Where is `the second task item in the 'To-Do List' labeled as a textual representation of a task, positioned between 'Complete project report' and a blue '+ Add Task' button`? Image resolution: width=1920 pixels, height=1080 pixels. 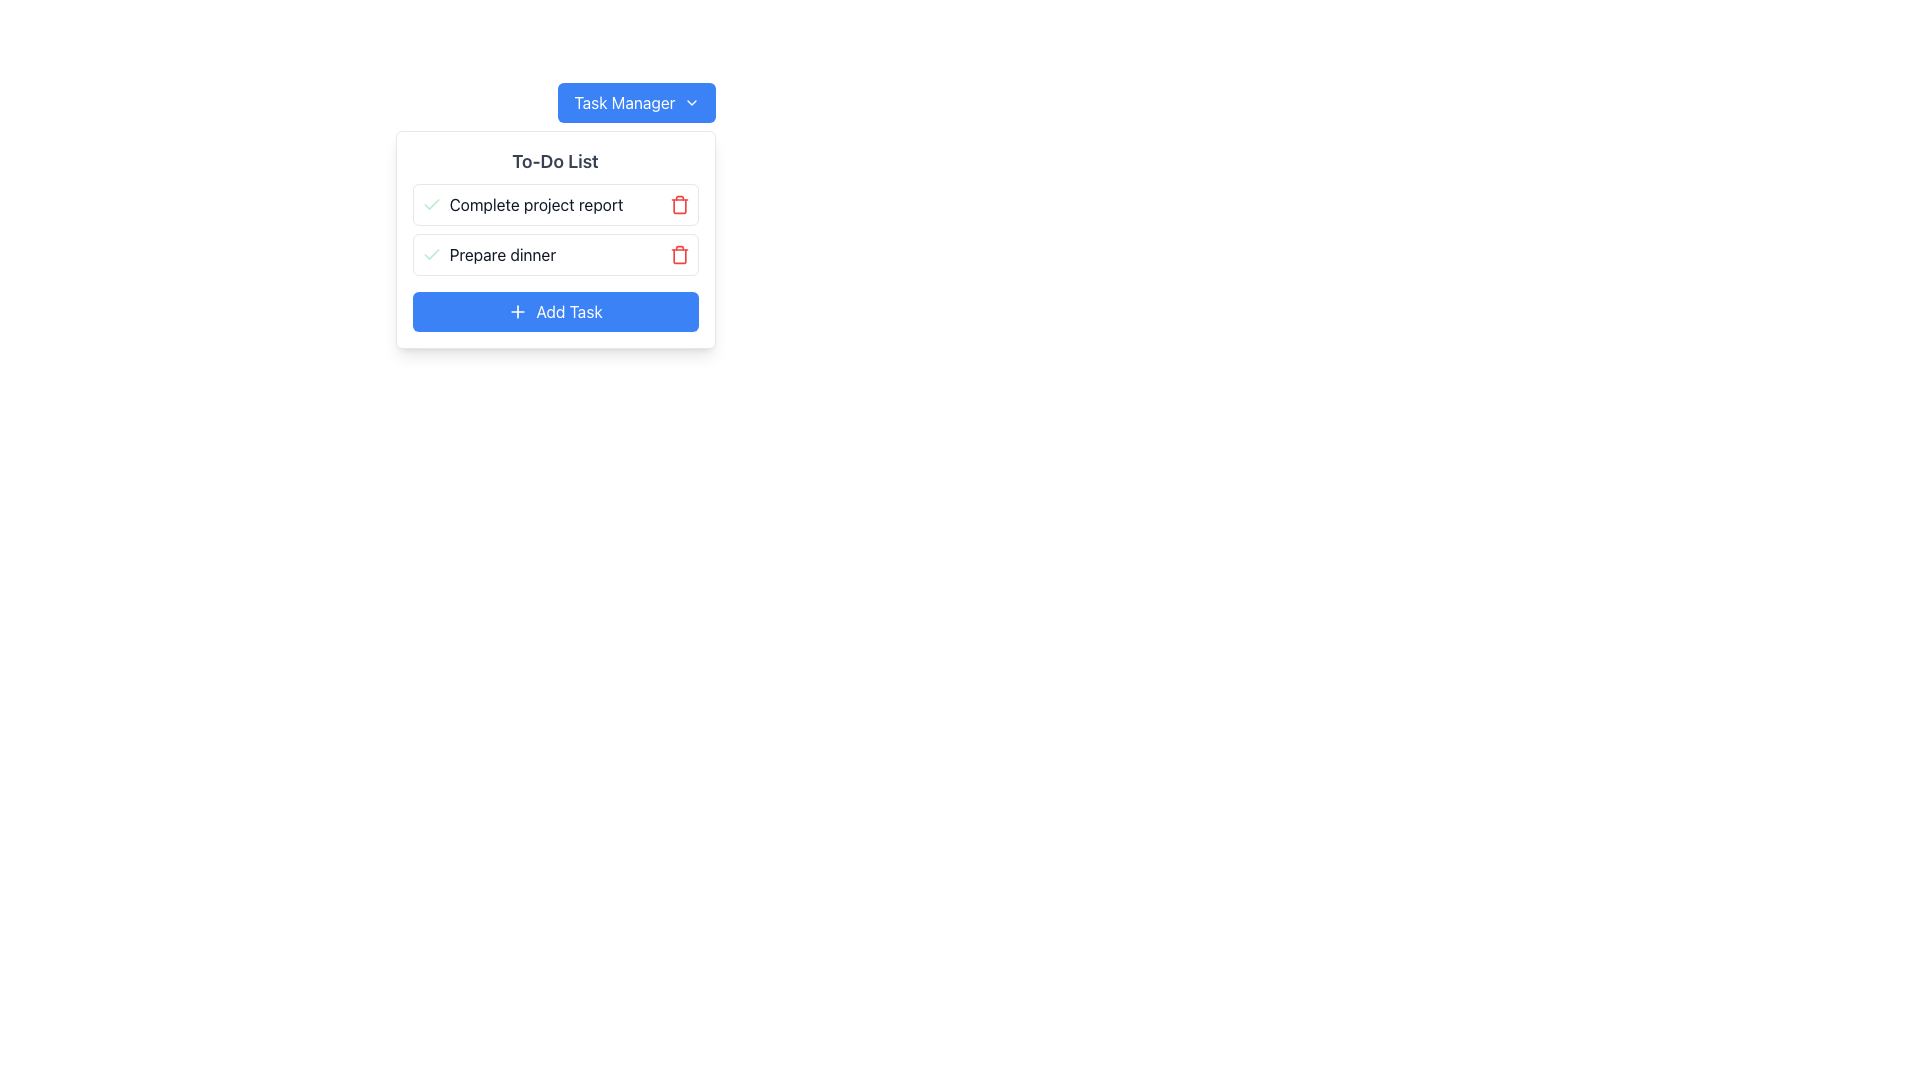
the second task item in the 'To-Do List' labeled as a textual representation of a task, positioned between 'Complete project report' and a blue '+ Add Task' button is located at coordinates (502, 253).